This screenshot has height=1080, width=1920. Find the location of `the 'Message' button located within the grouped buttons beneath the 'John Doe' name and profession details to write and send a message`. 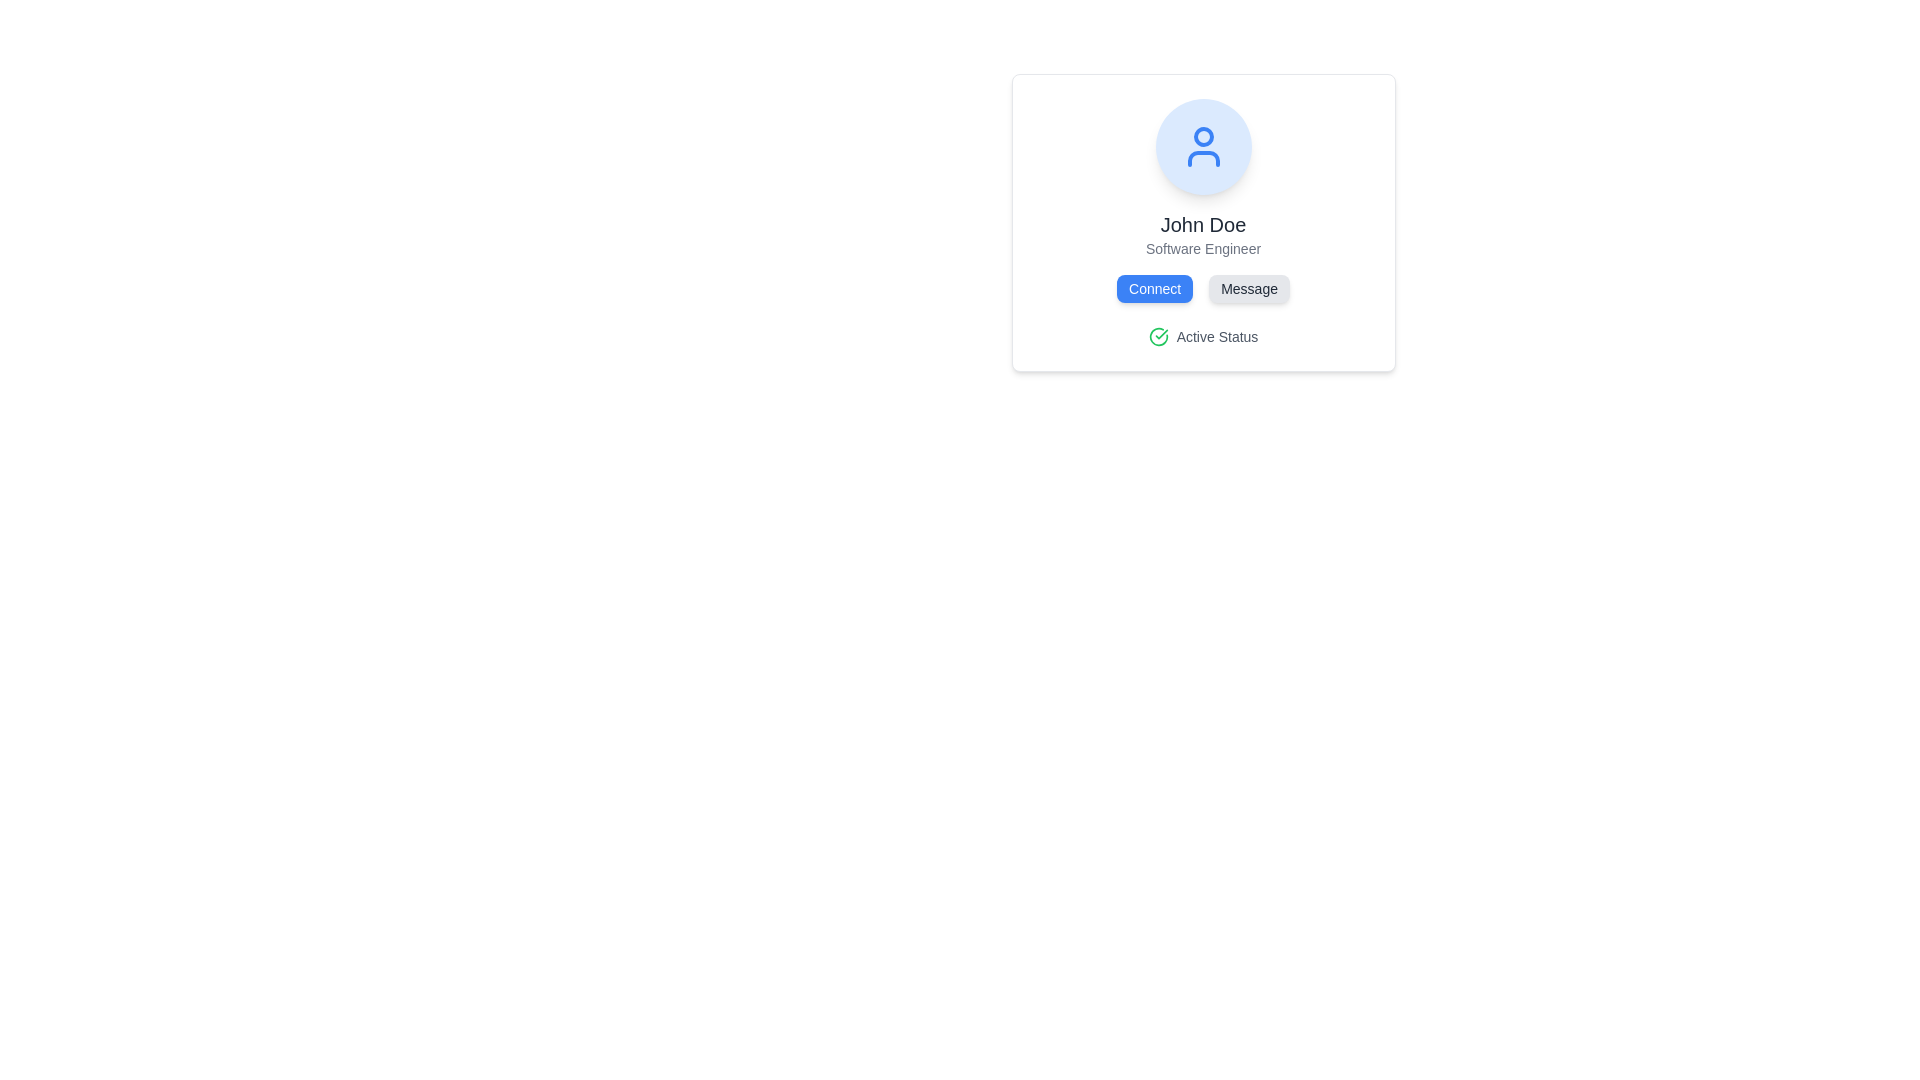

the 'Message' button located within the grouped buttons beneath the 'John Doe' name and profession details to write and send a message is located at coordinates (1202, 289).